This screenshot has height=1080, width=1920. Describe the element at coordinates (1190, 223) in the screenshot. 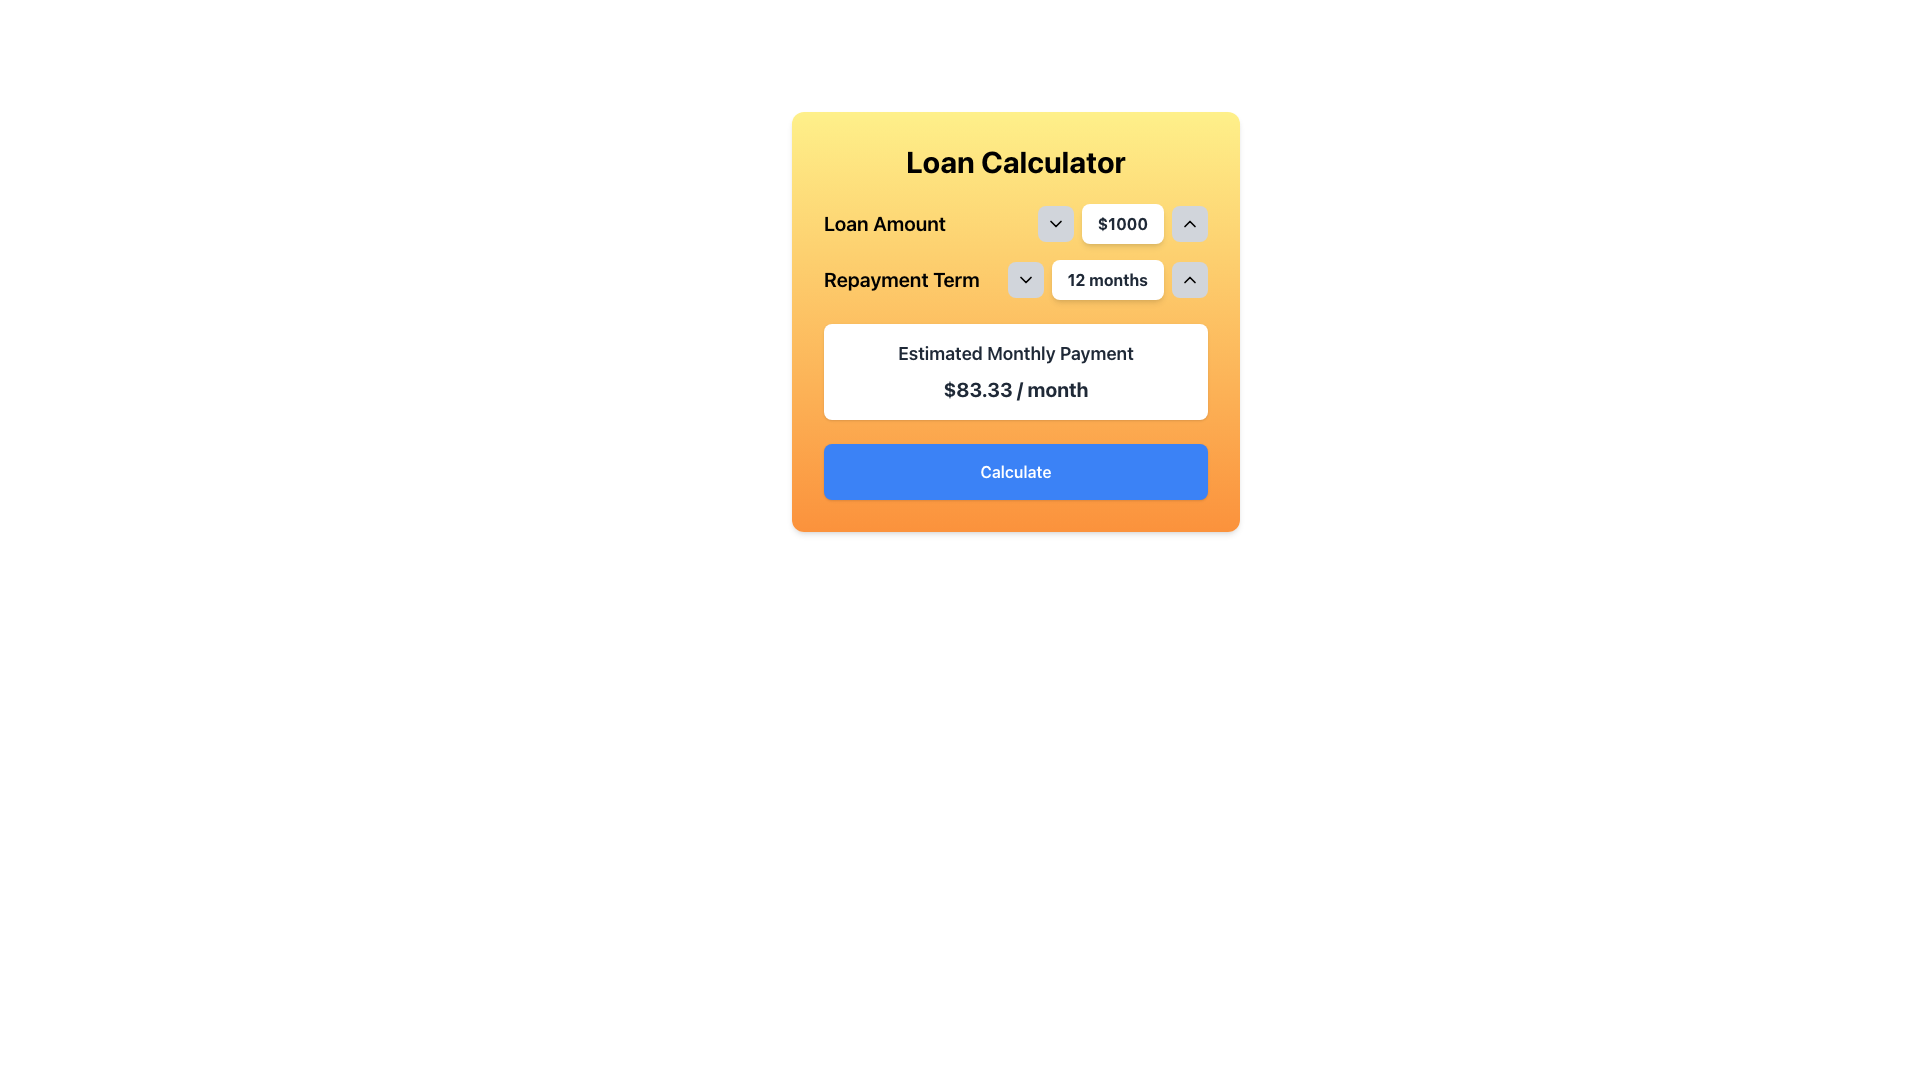

I see `the compact button with a light gray background and upward-pointing arrow icon located to the immediate right of the '$1000' numeric input box to increment the numeric value` at that location.